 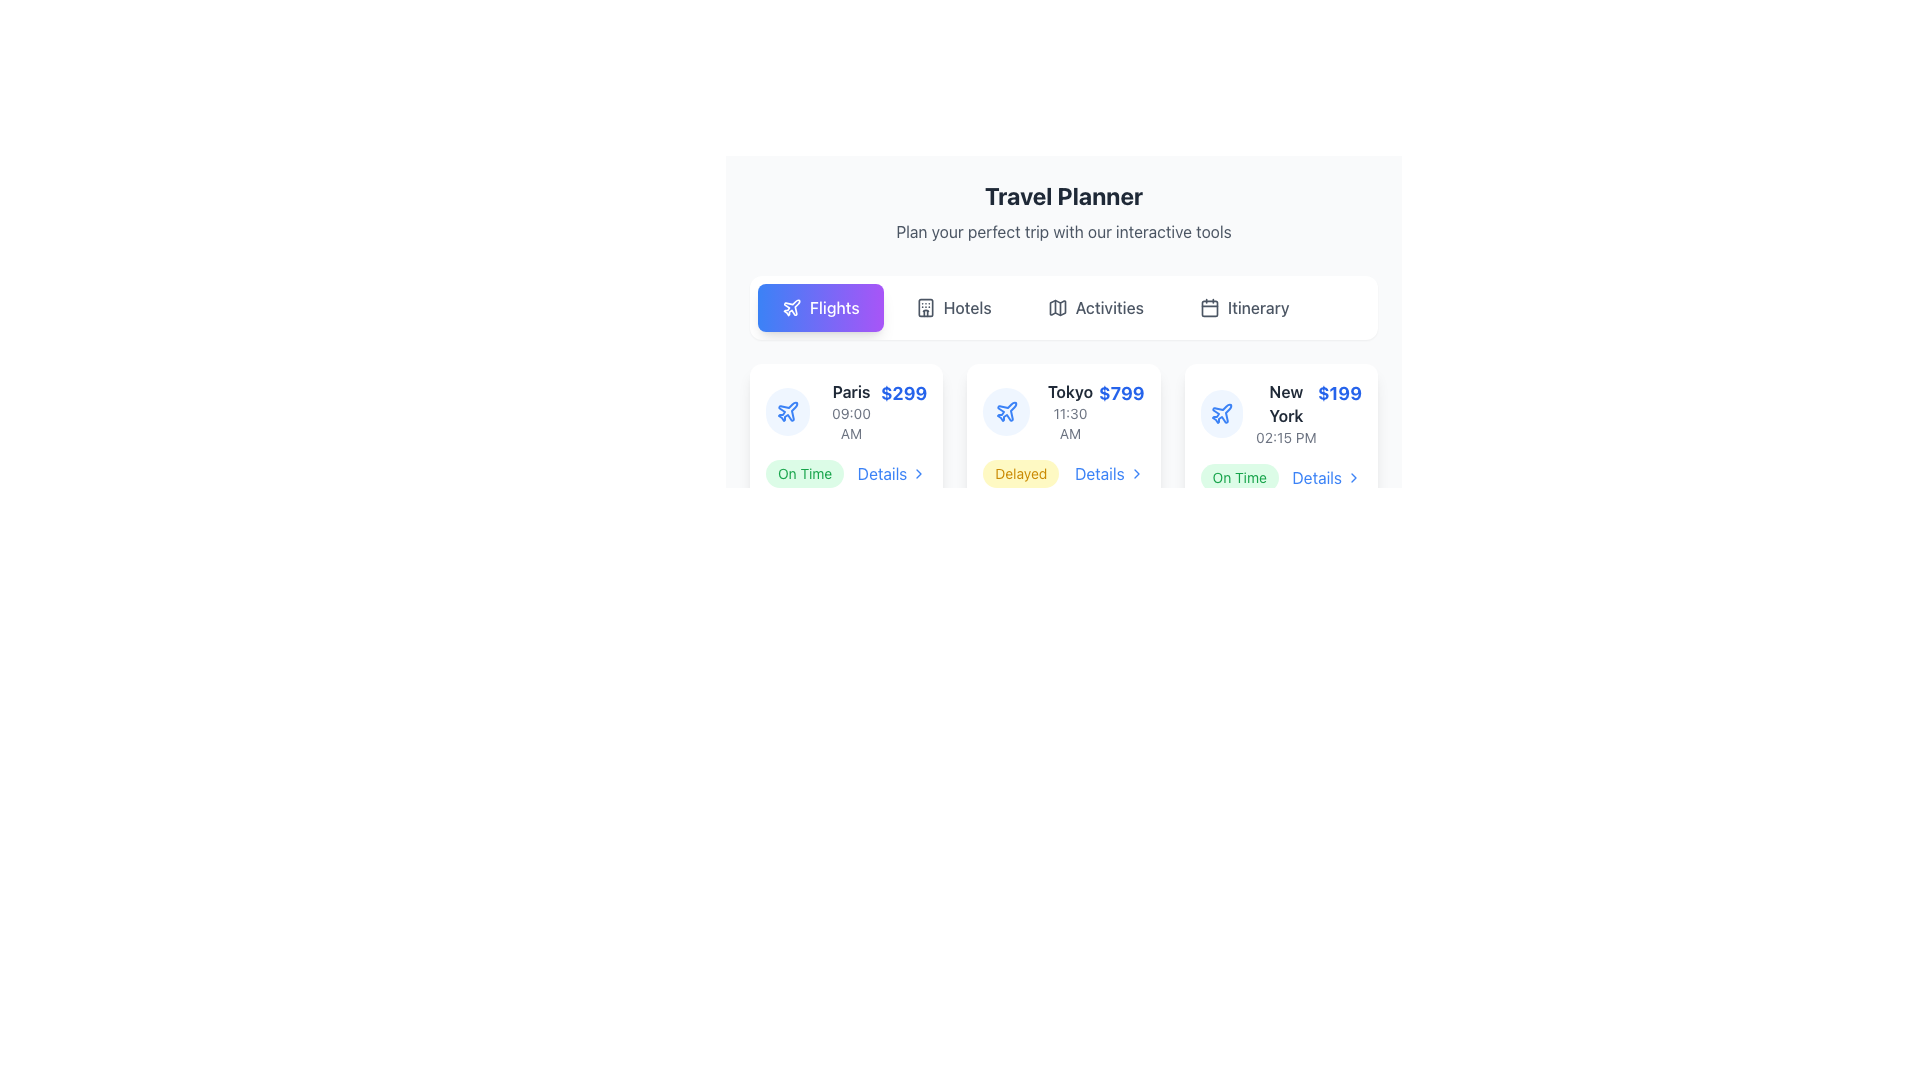 I want to click on the flight offer information card displaying details for New York, which is the third card in a horizontal series of flight offers, so click(x=1281, y=412).